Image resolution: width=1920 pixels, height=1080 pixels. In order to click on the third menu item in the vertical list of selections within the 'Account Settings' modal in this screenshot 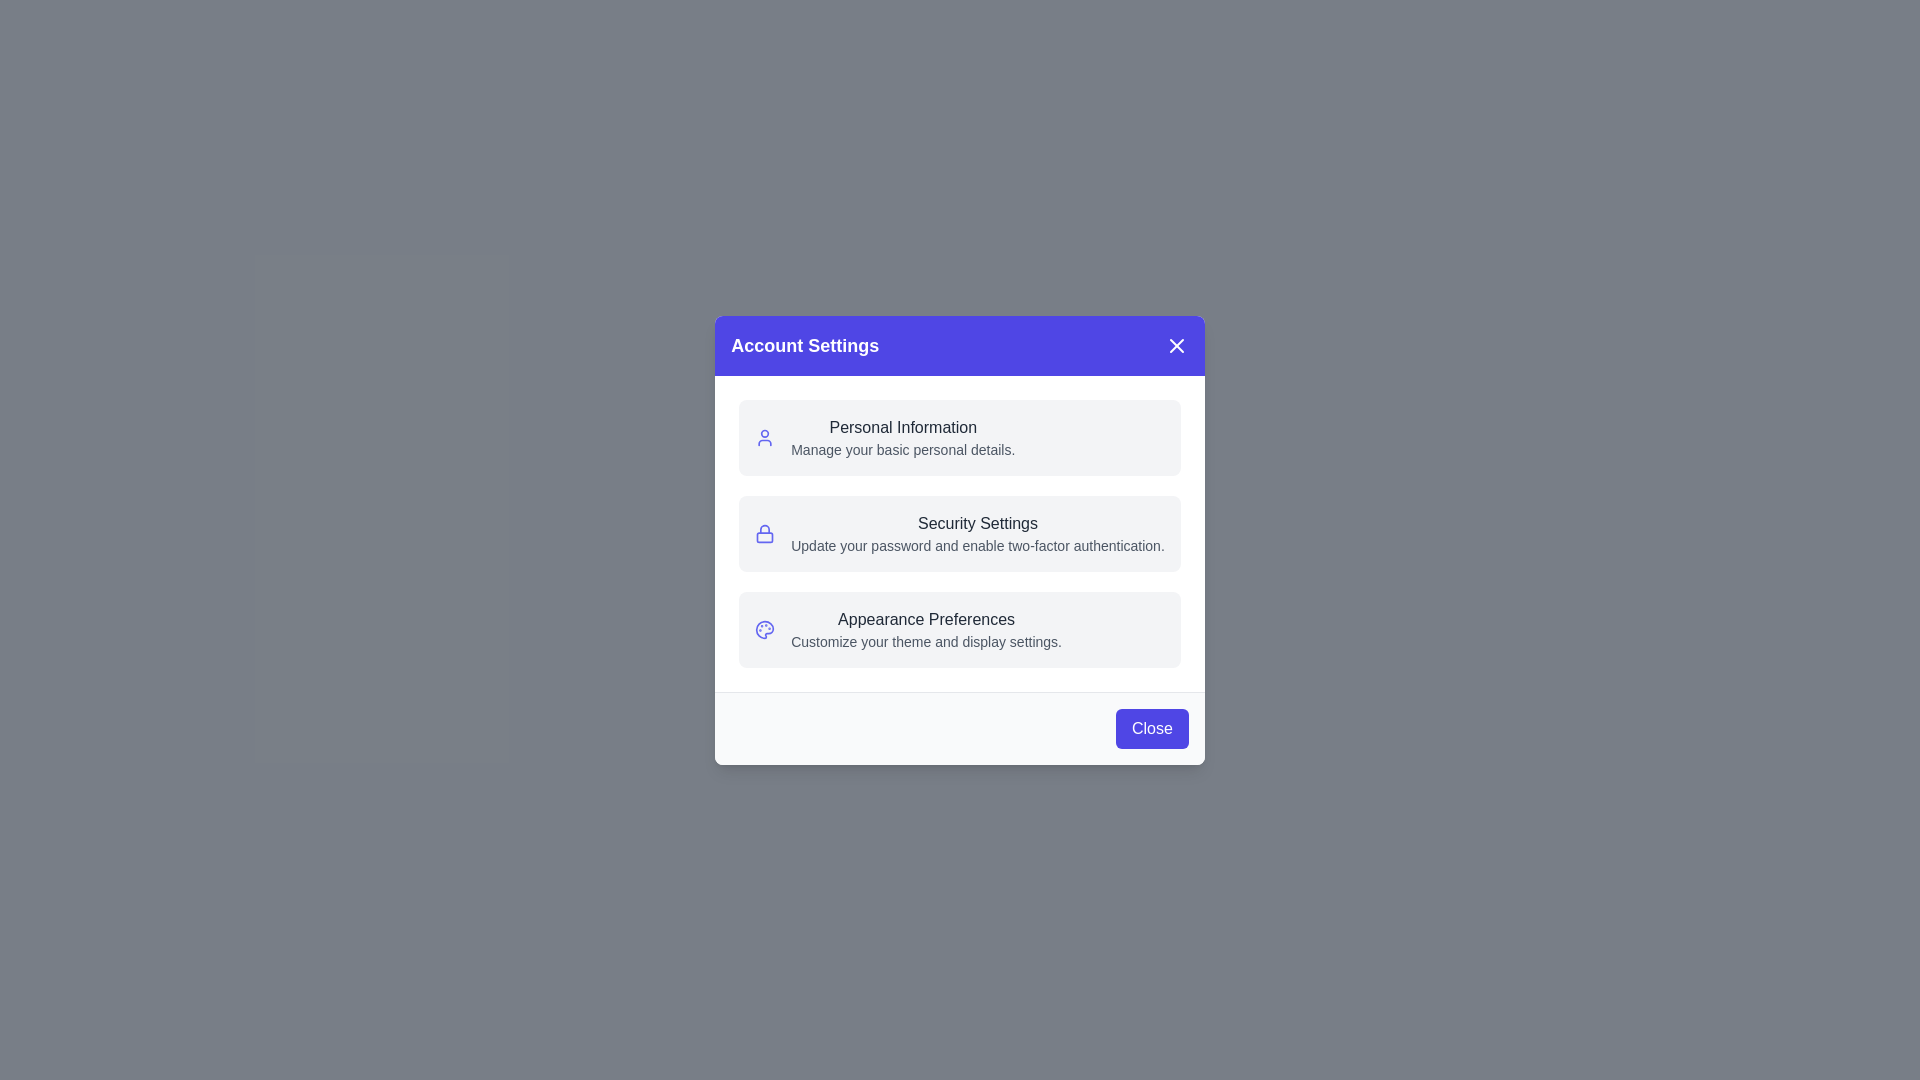, I will do `click(960, 628)`.